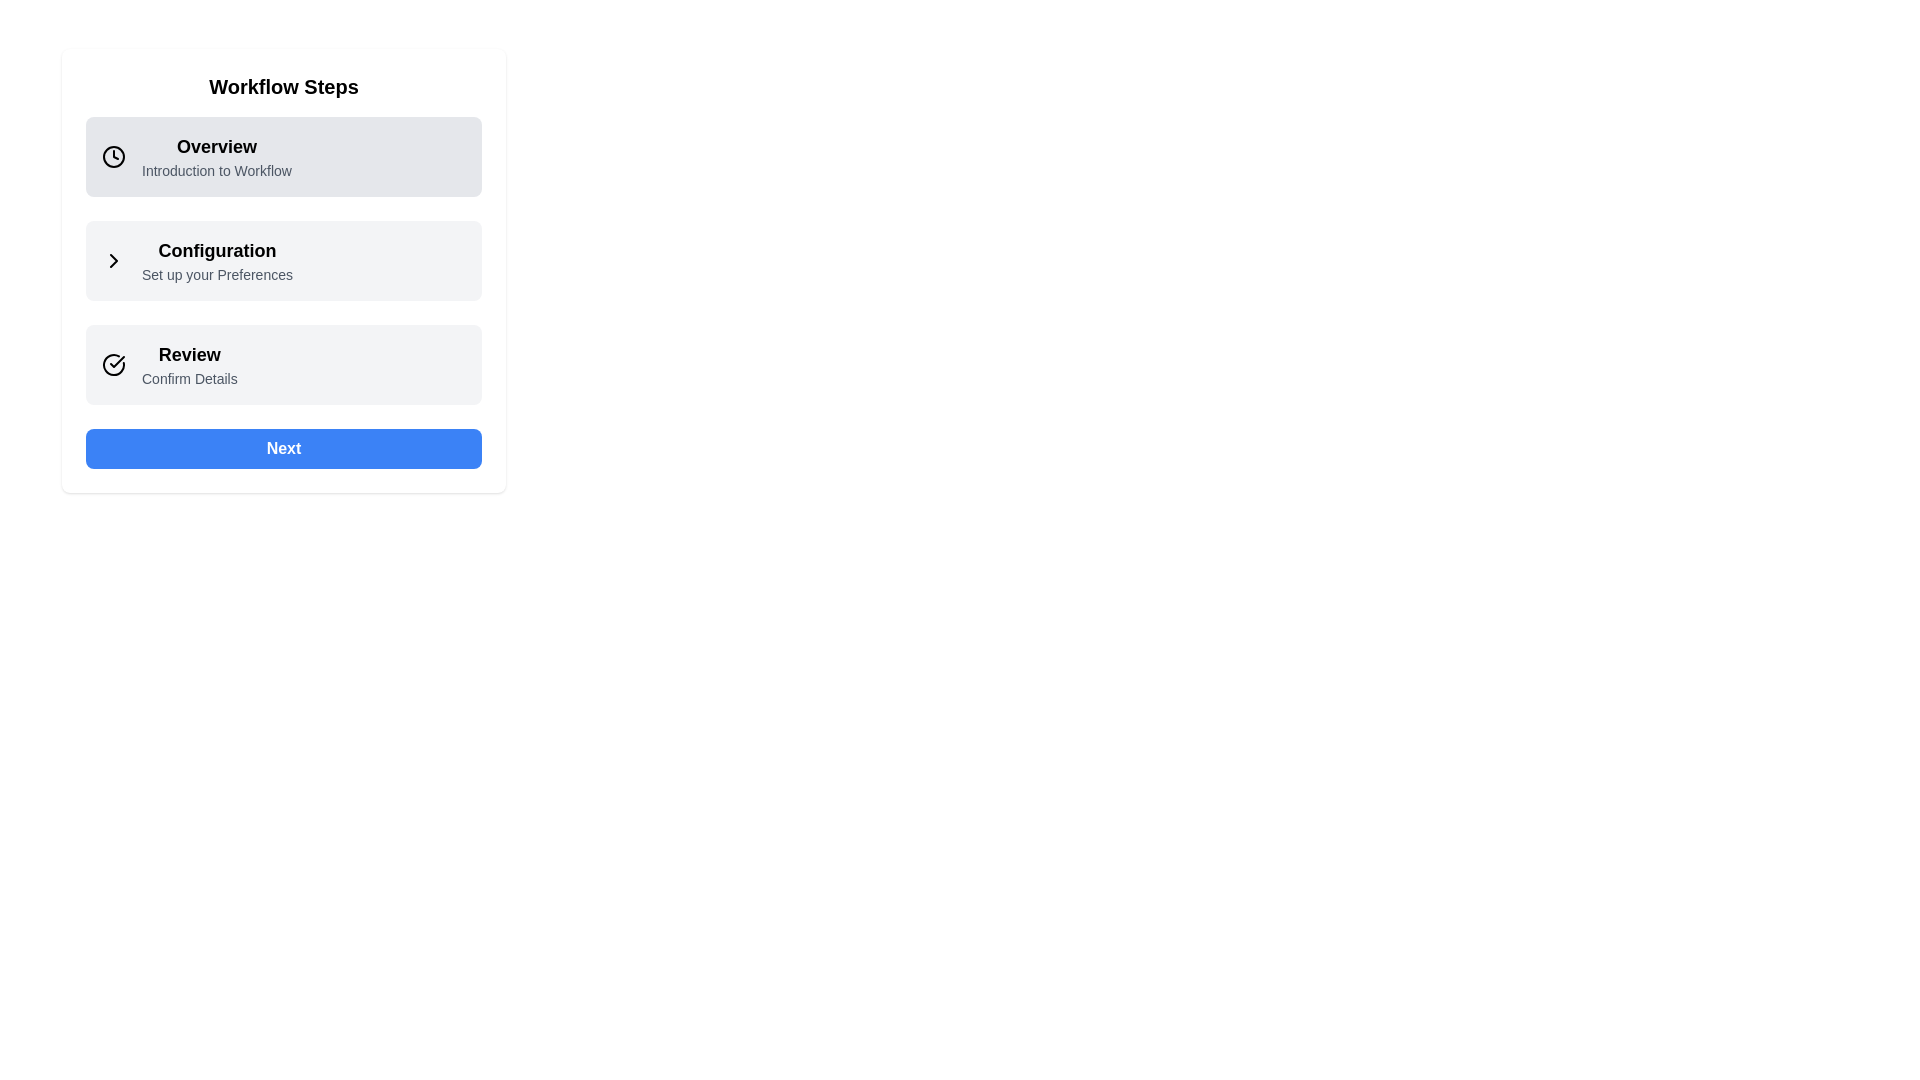  Describe the element at coordinates (113, 260) in the screenshot. I see `the rightward-pointing arrow icon located to the left of the 'Configuration' text in the workflow steps list` at that location.